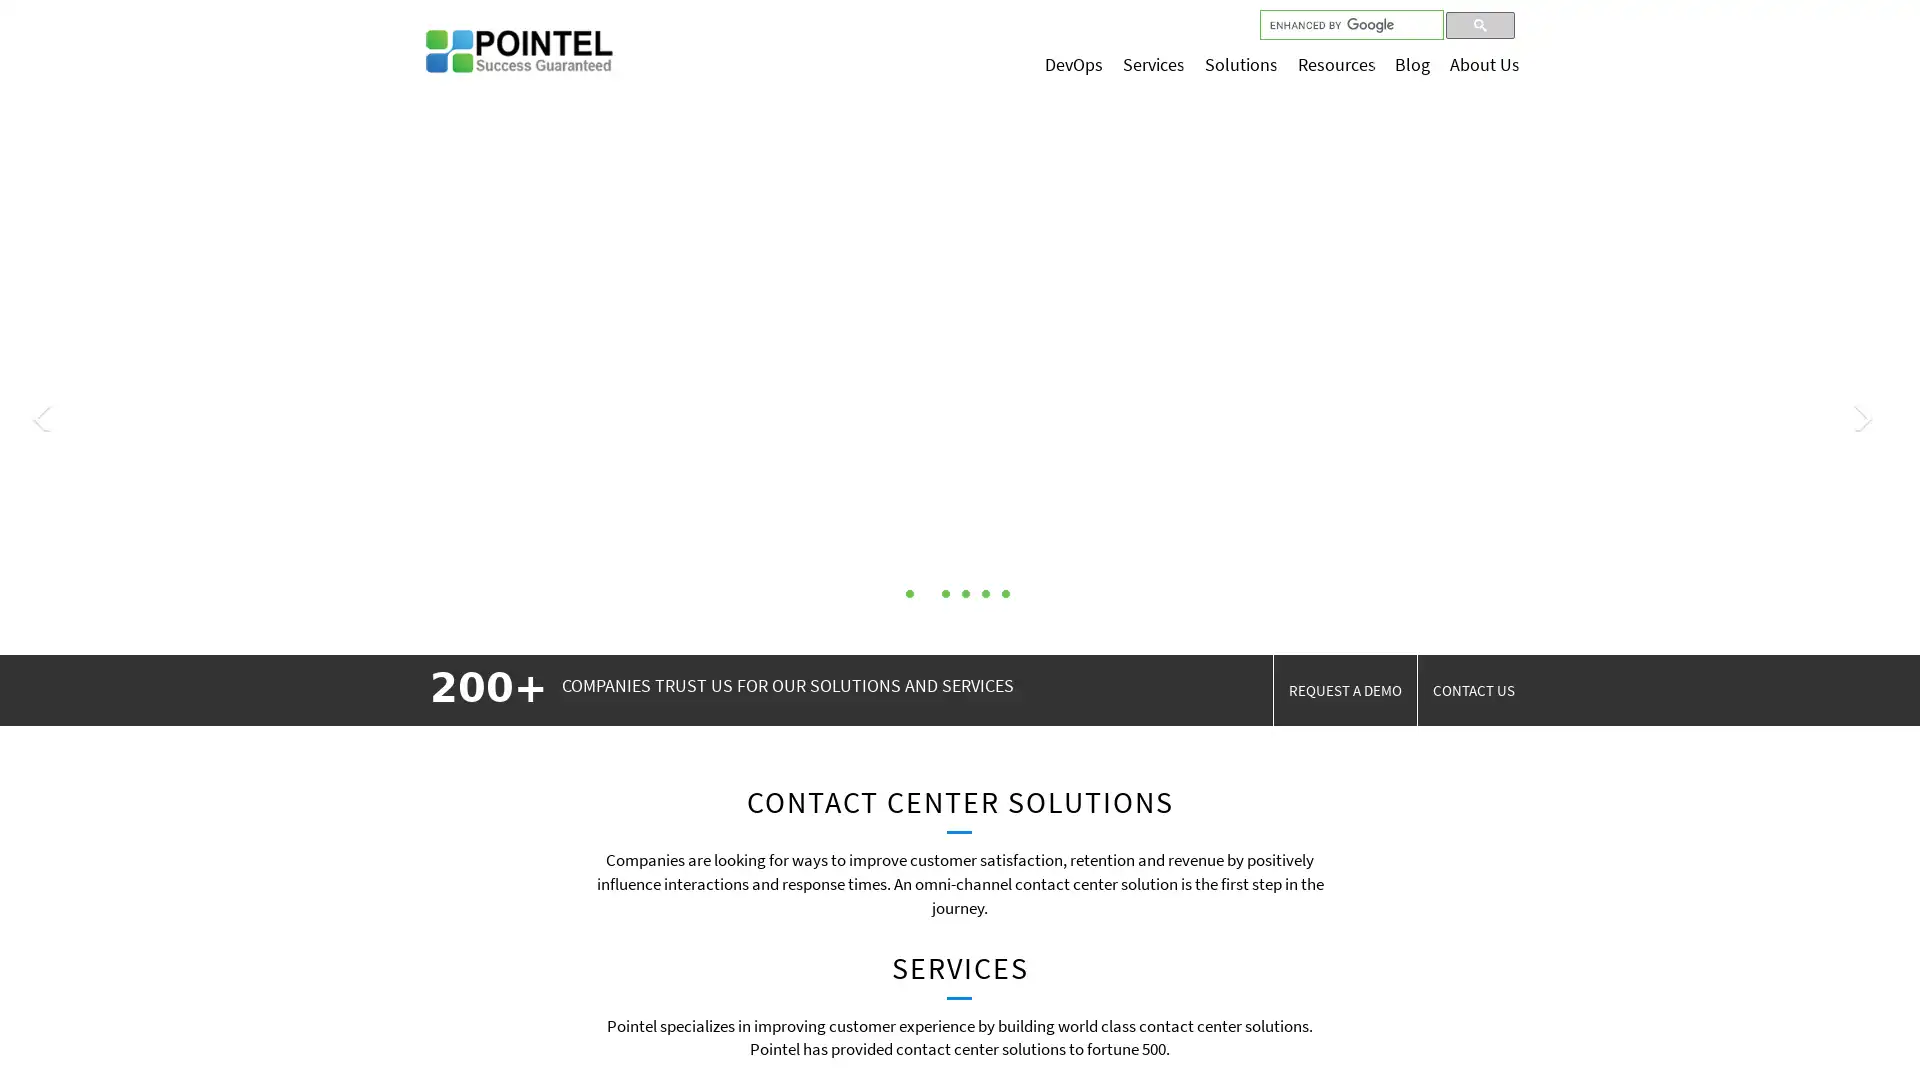  I want to click on search, so click(1480, 24).